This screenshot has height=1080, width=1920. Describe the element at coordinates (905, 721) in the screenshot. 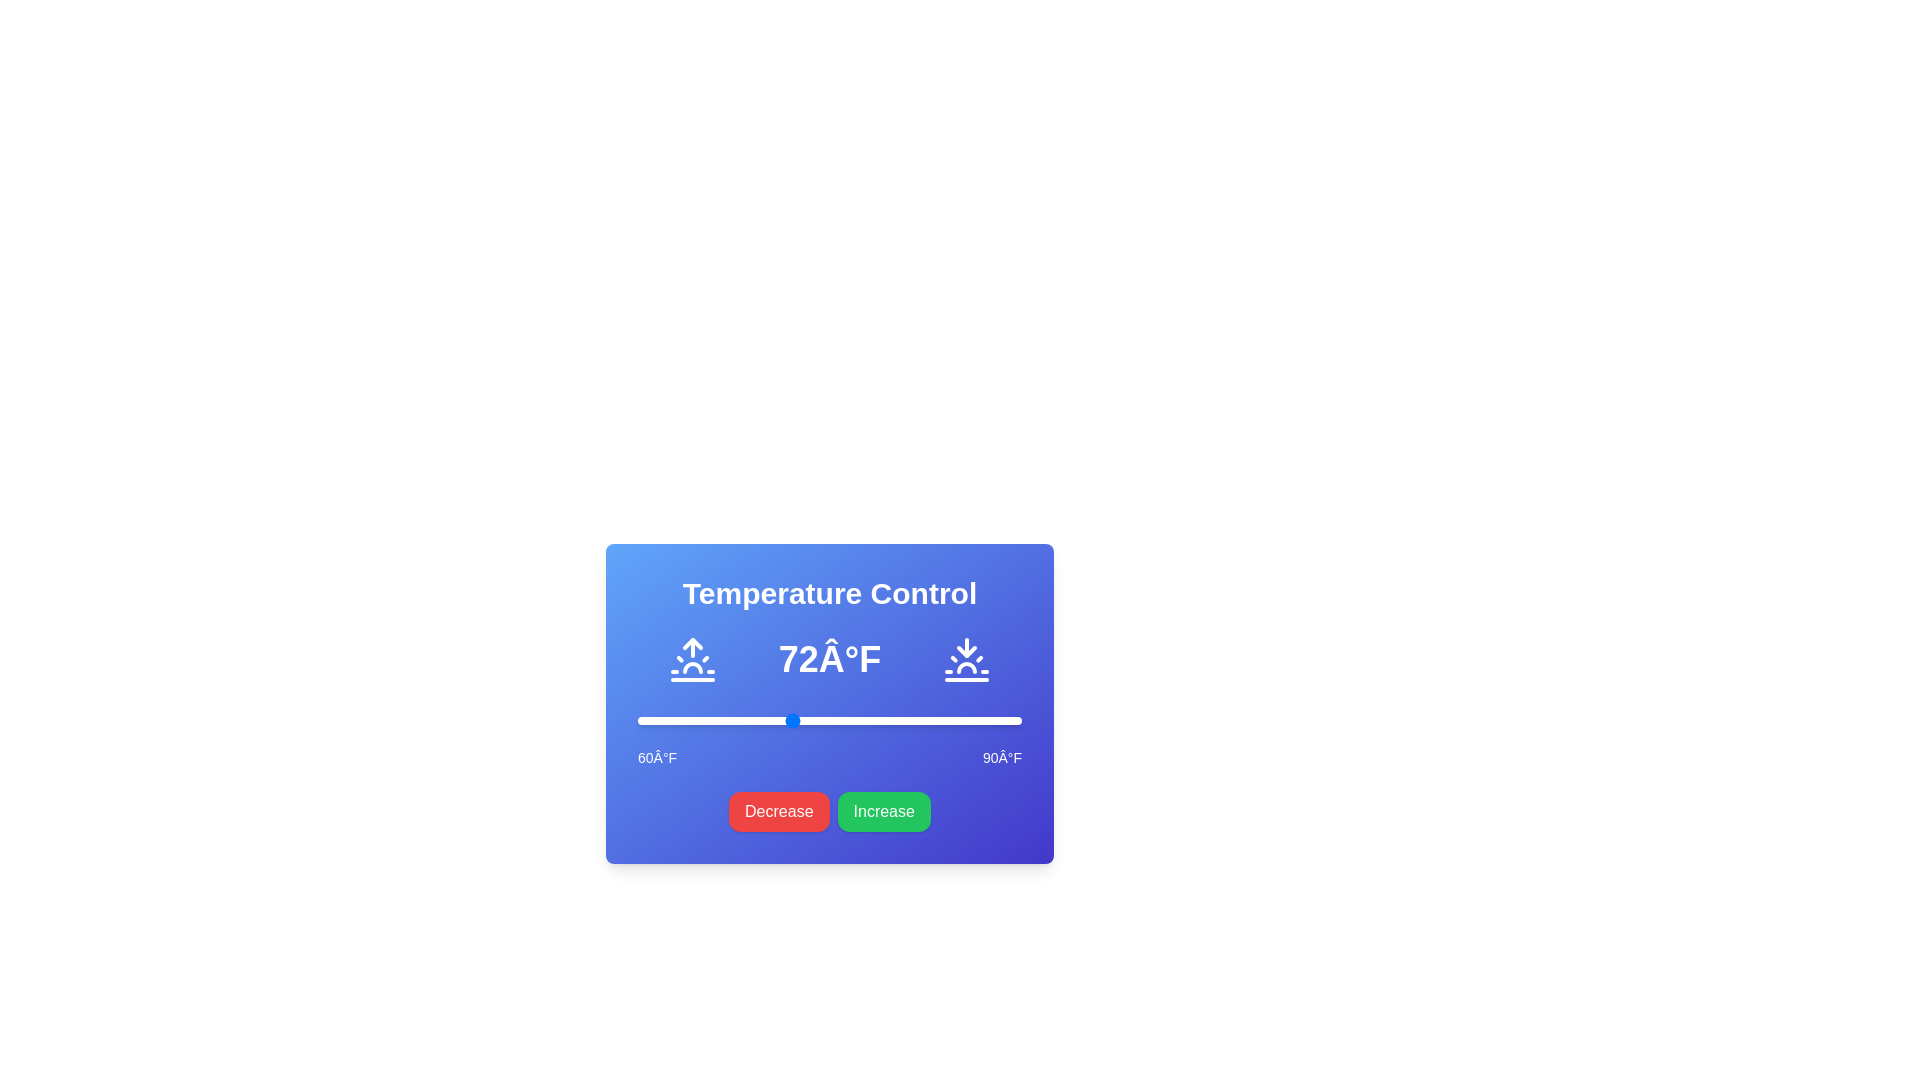

I see `the temperature to 81°F using the slider` at that location.